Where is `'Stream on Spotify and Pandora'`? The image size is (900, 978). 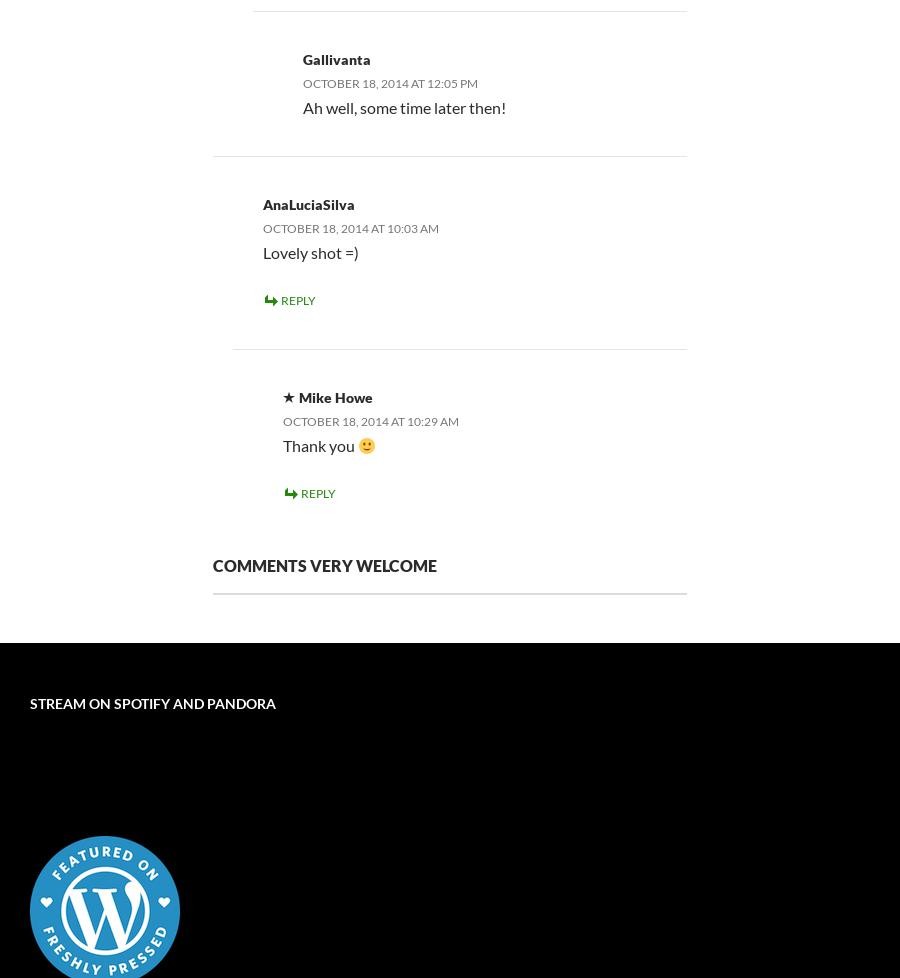 'Stream on Spotify and Pandora' is located at coordinates (28, 702).